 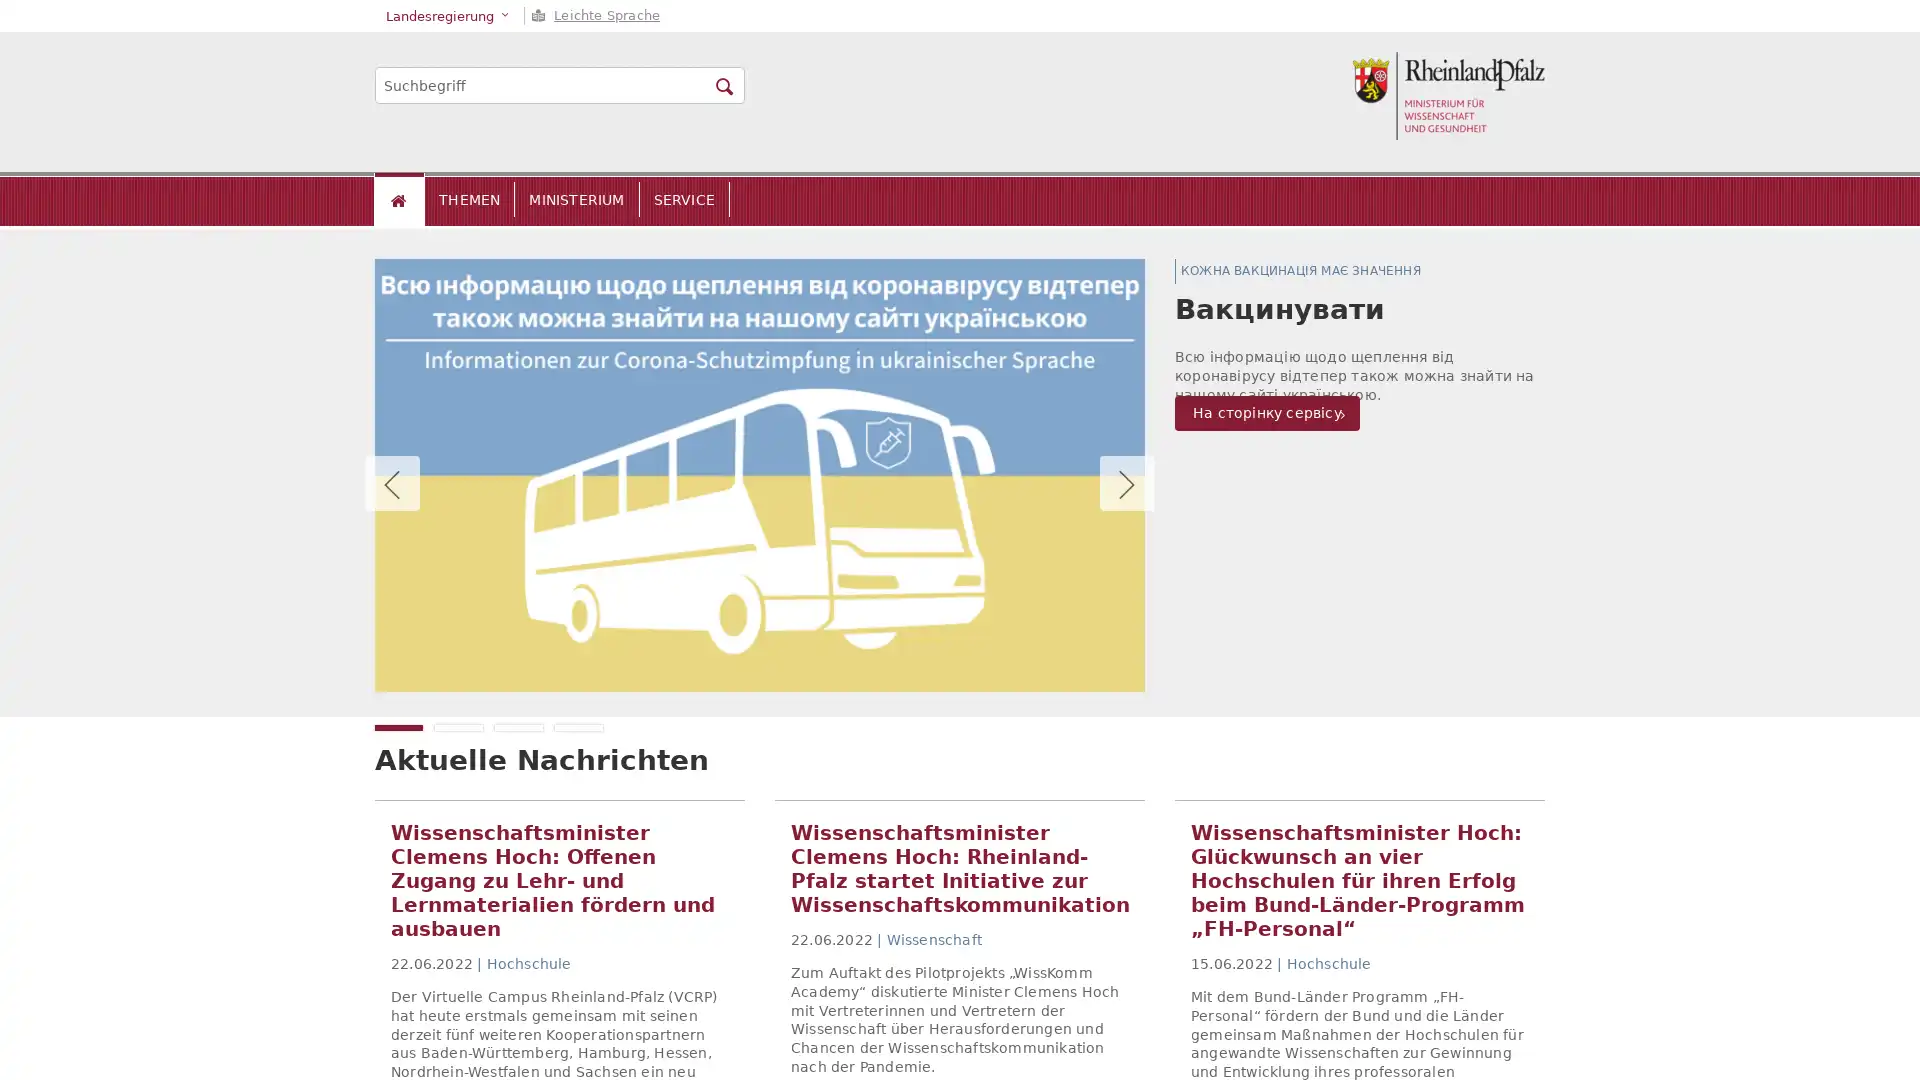 What do you see at coordinates (575, 200) in the screenshot?
I see `MINISTERIUM` at bounding box center [575, 200].